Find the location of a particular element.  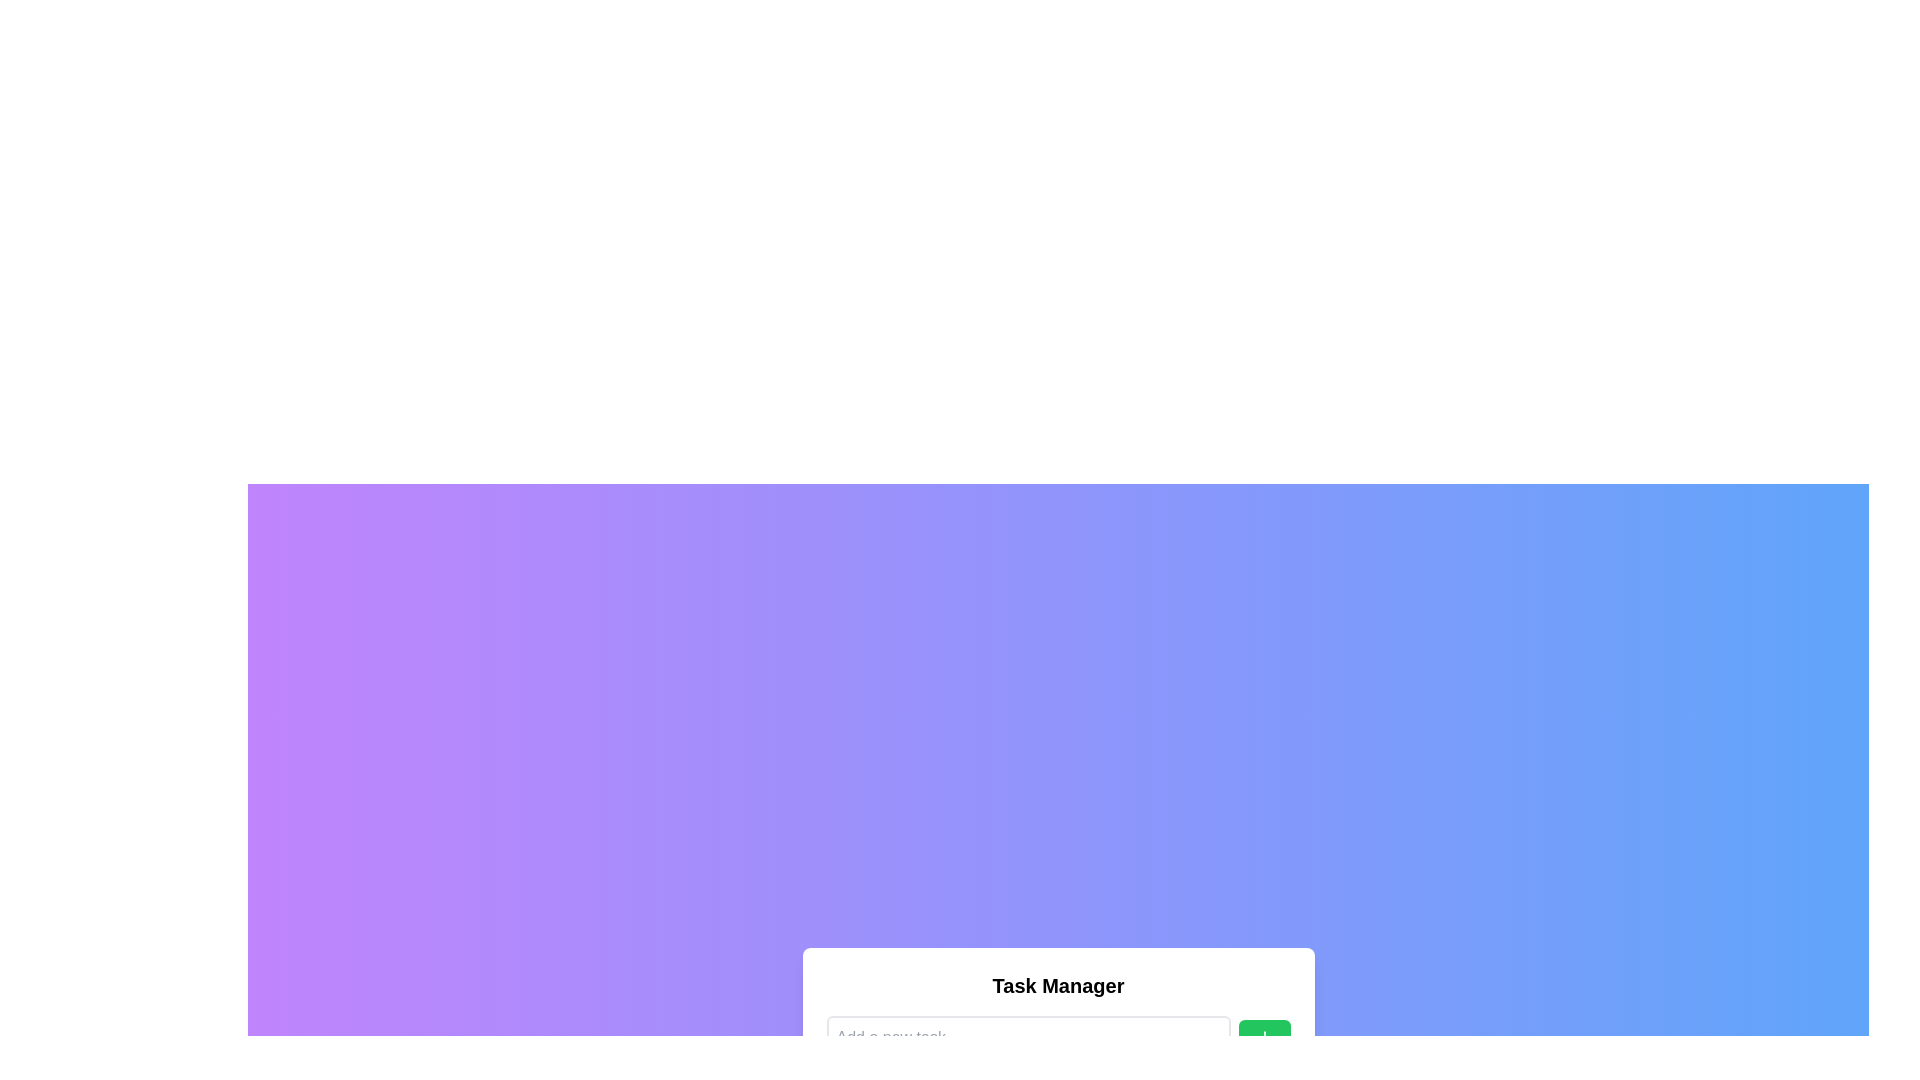

the bold text label reading 'Task Manager' which is positioned at the top-middle of a rectangular card layout is located at coordinates (1057, 985).